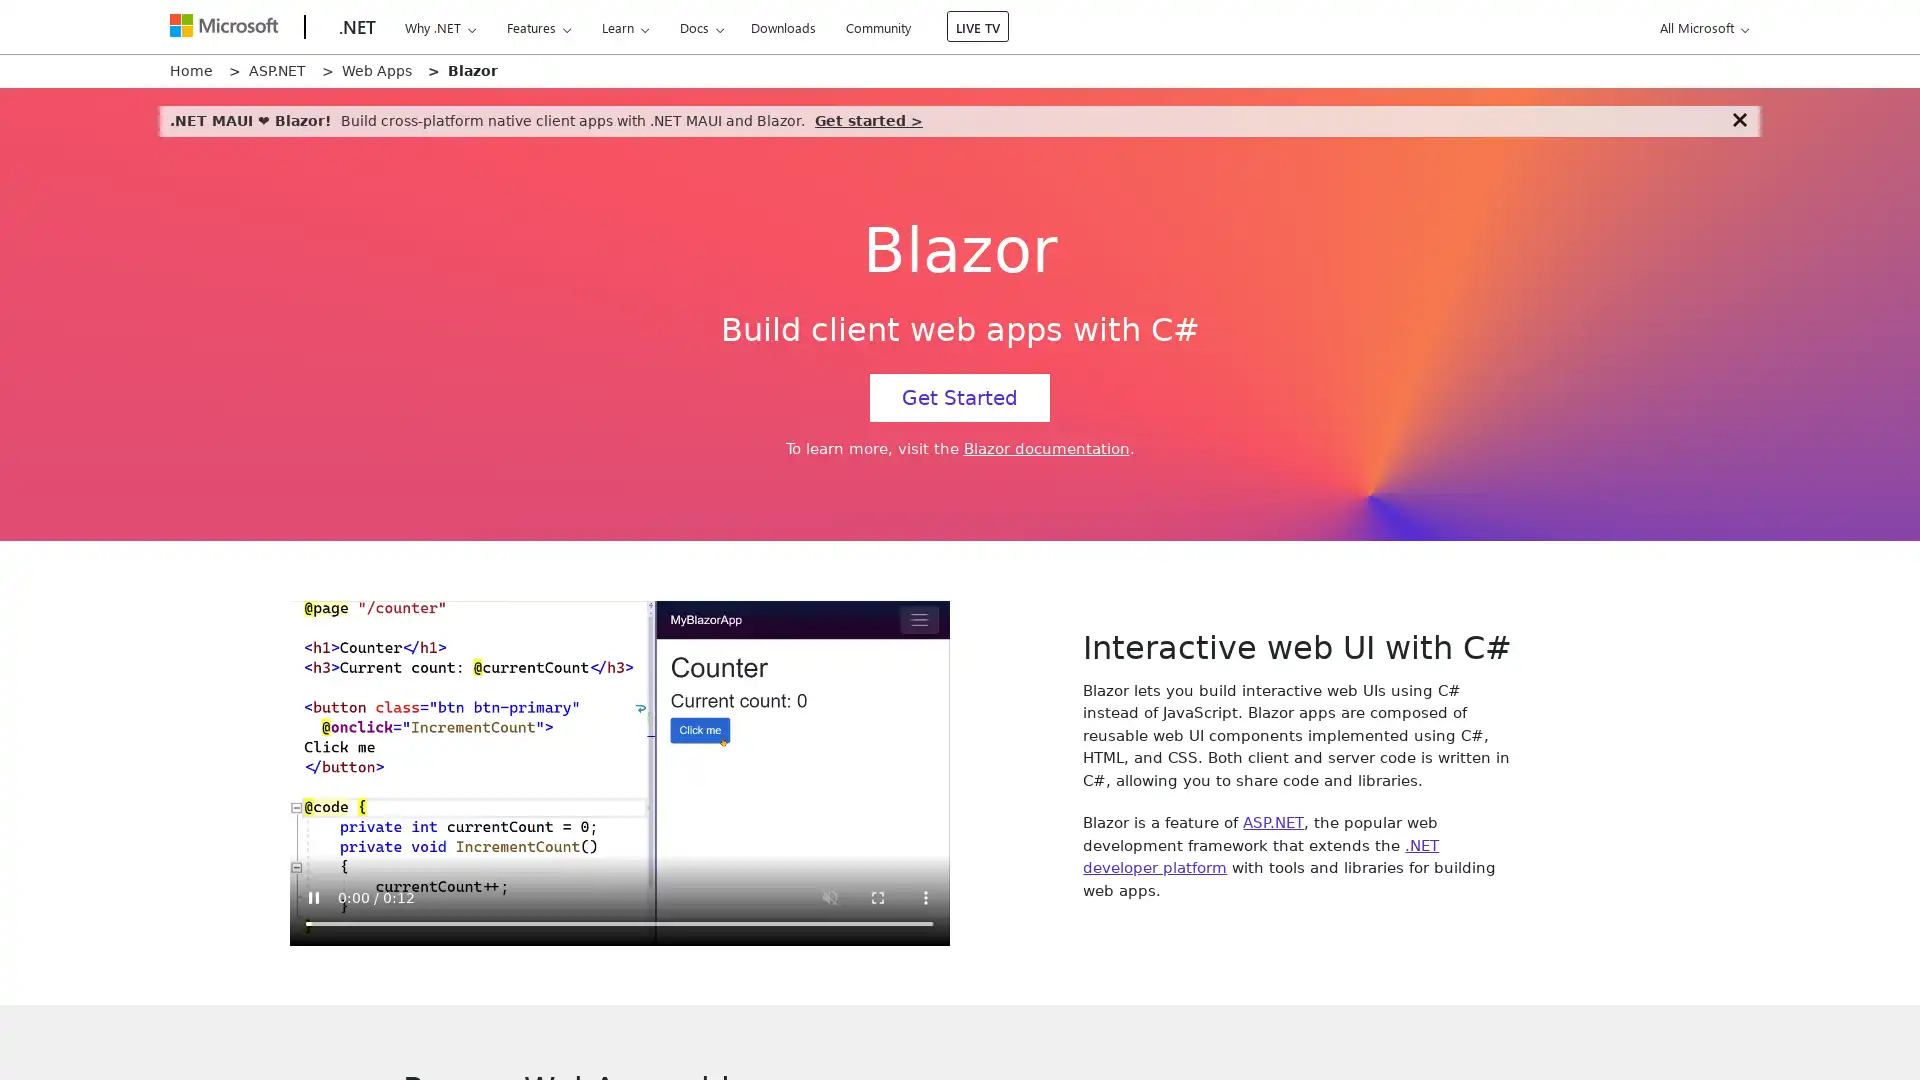  I want to click on Learn, so click(623, 27).